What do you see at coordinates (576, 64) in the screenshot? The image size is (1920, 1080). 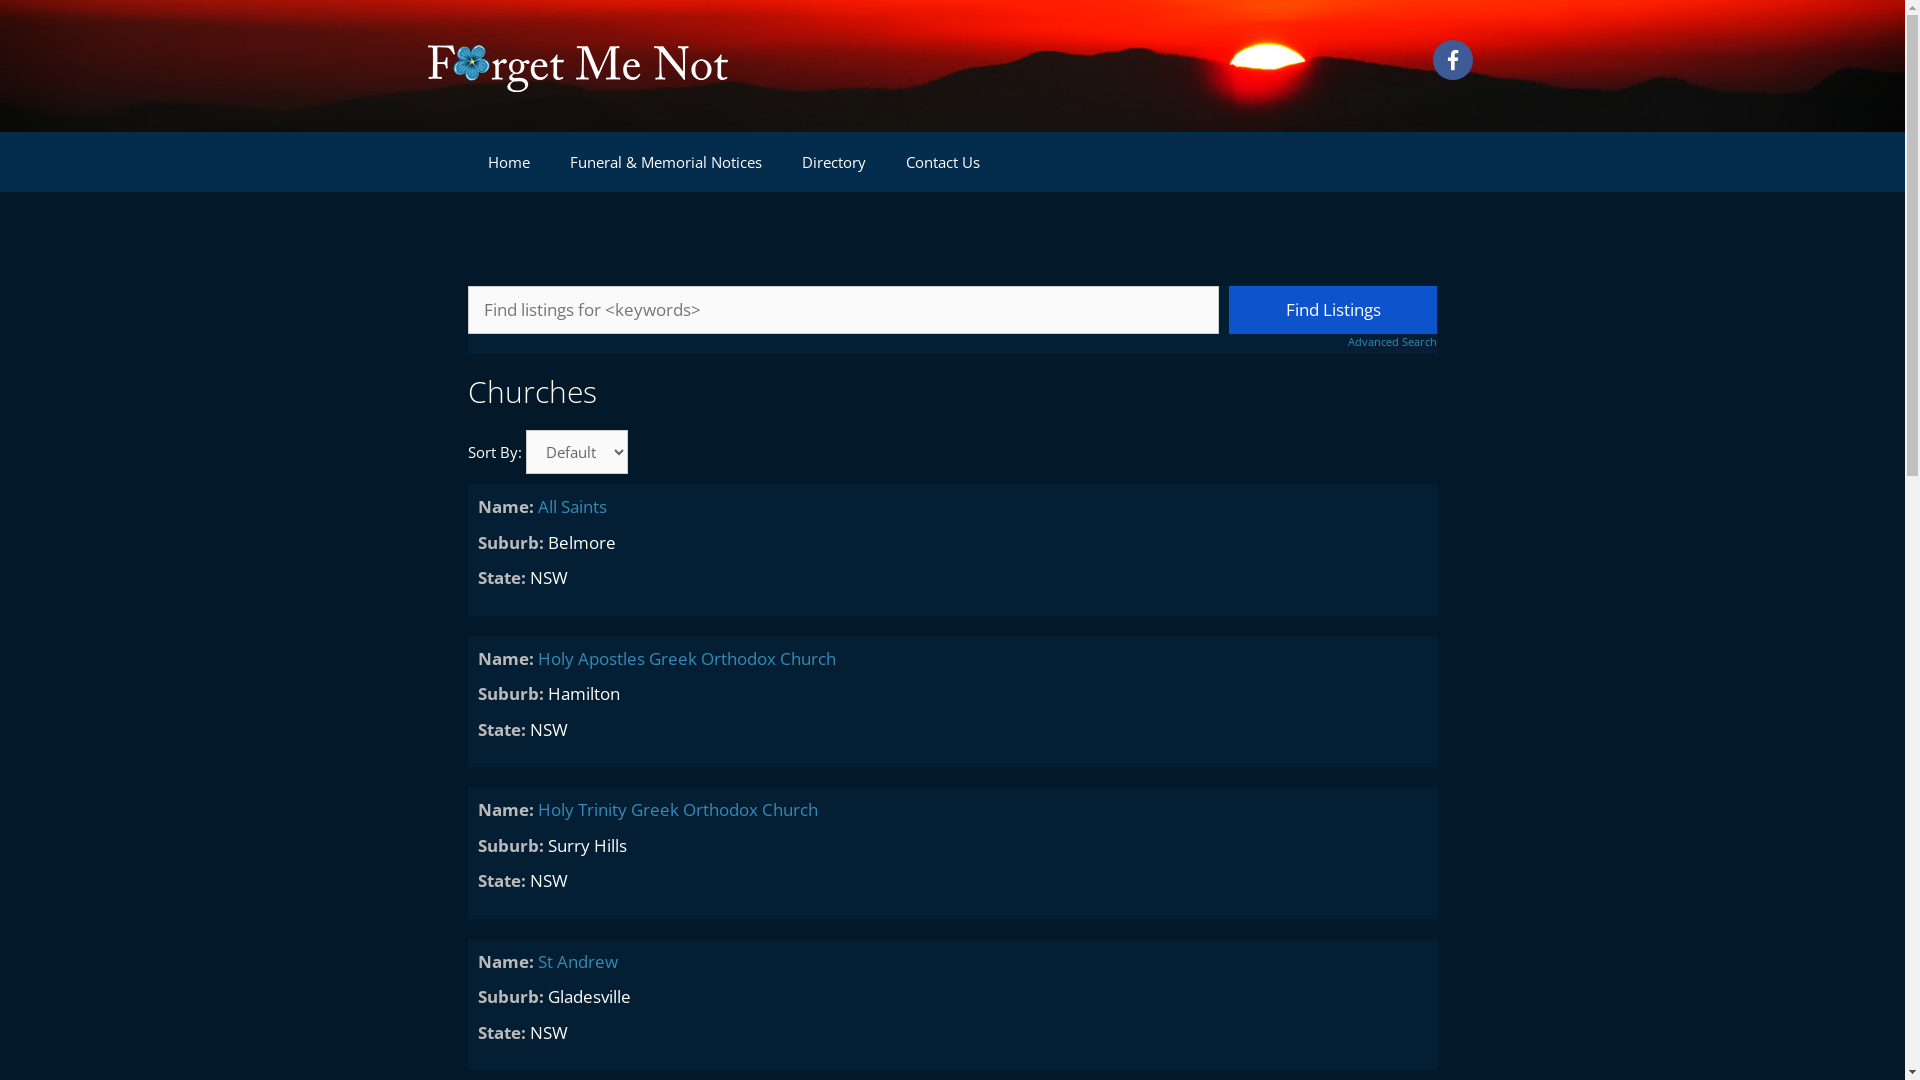 I see `'Forget-me-not.com.au'` at bounding box center [576, 64].